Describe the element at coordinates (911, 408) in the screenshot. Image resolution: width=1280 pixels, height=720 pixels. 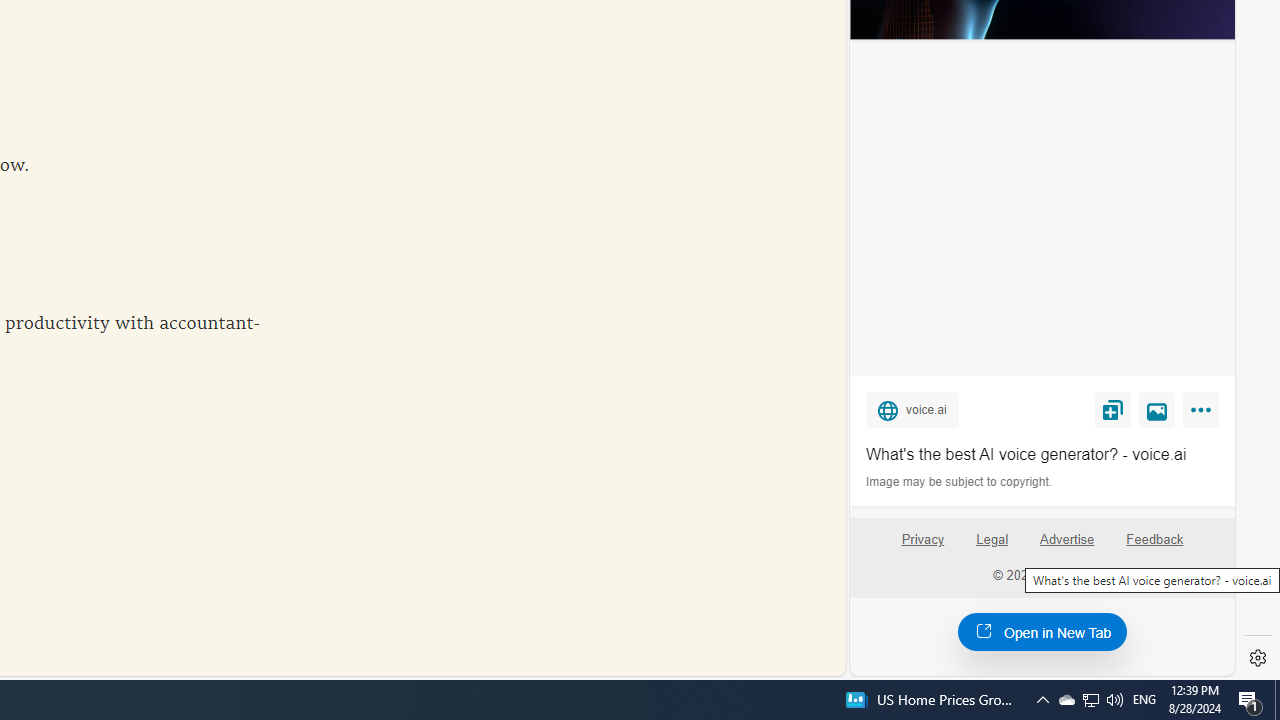
I see `'voice.ai'` at that location.